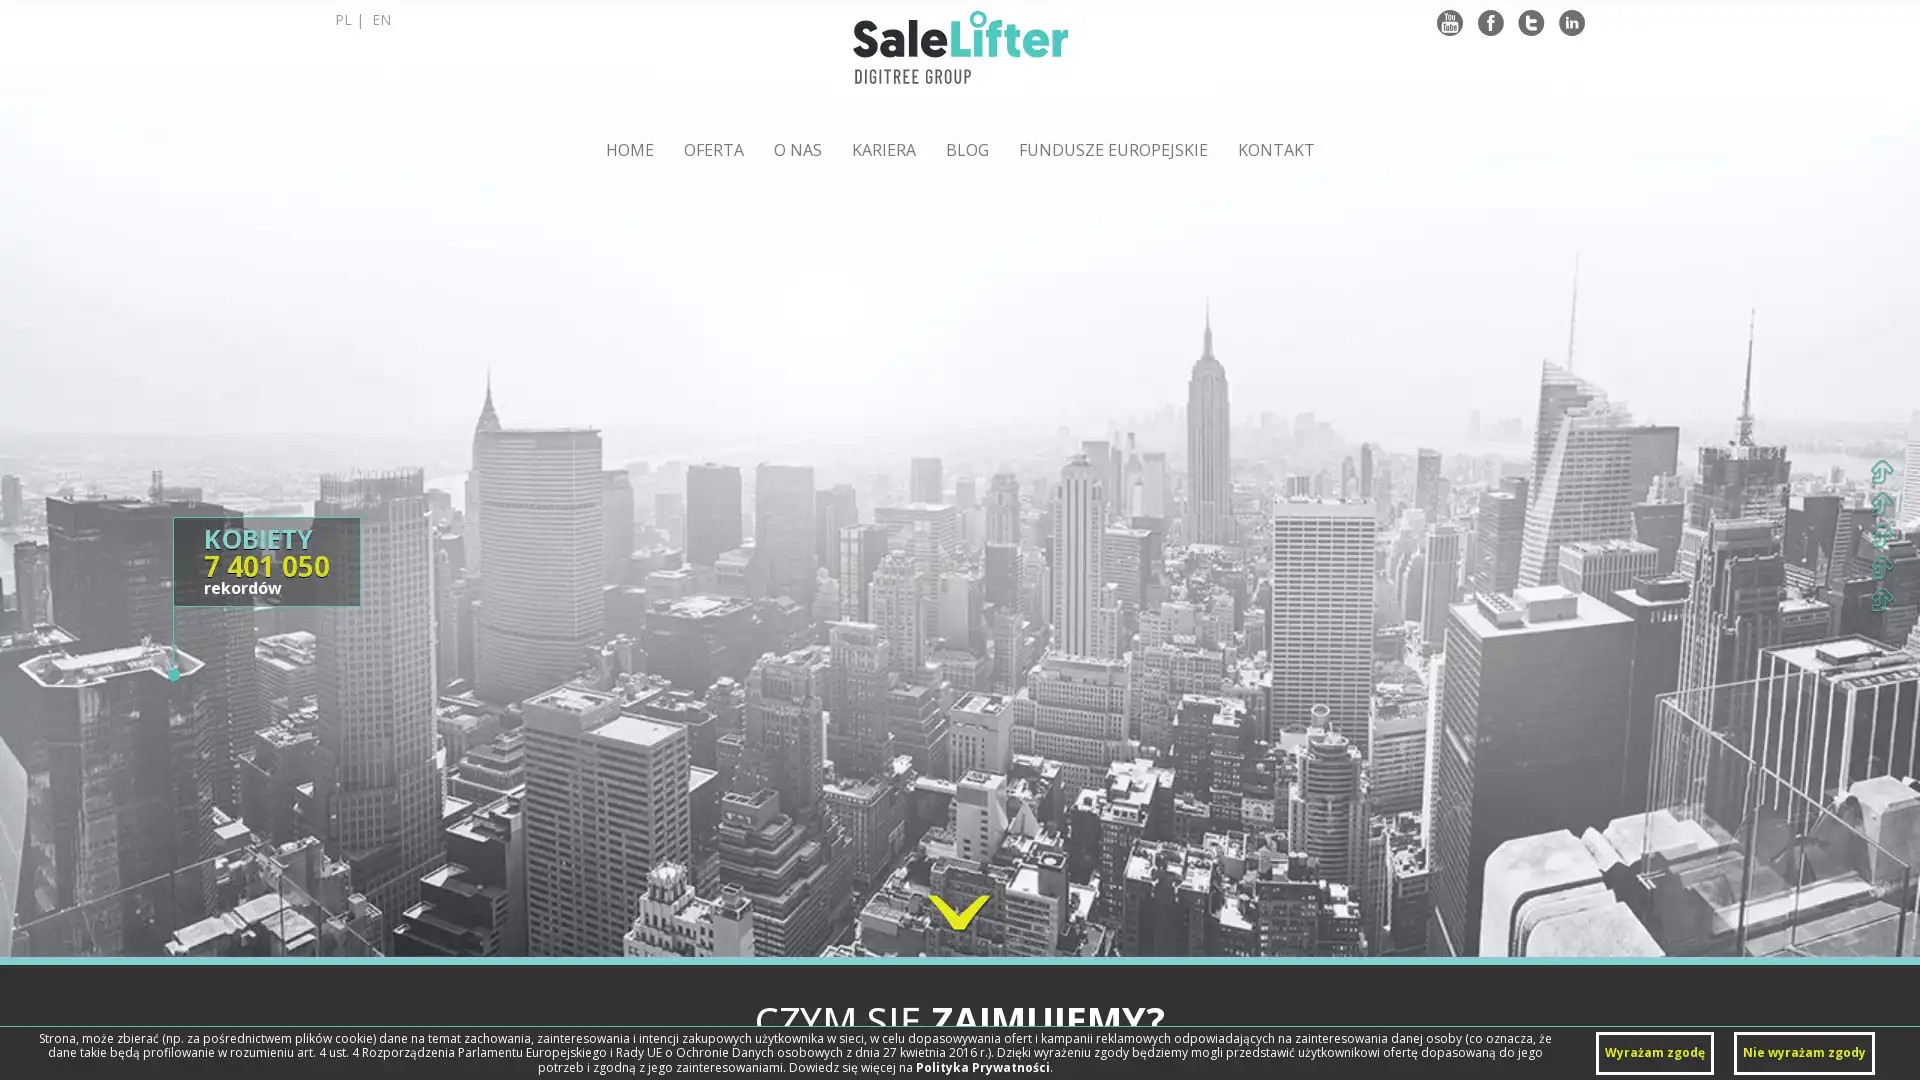 This screenshot has height=1080, width=1920. What do you see at coordinates (1804, 1052) in the screenshot?
I see `Nie wyrazam zgody` at bounding box center [1804, 1052].